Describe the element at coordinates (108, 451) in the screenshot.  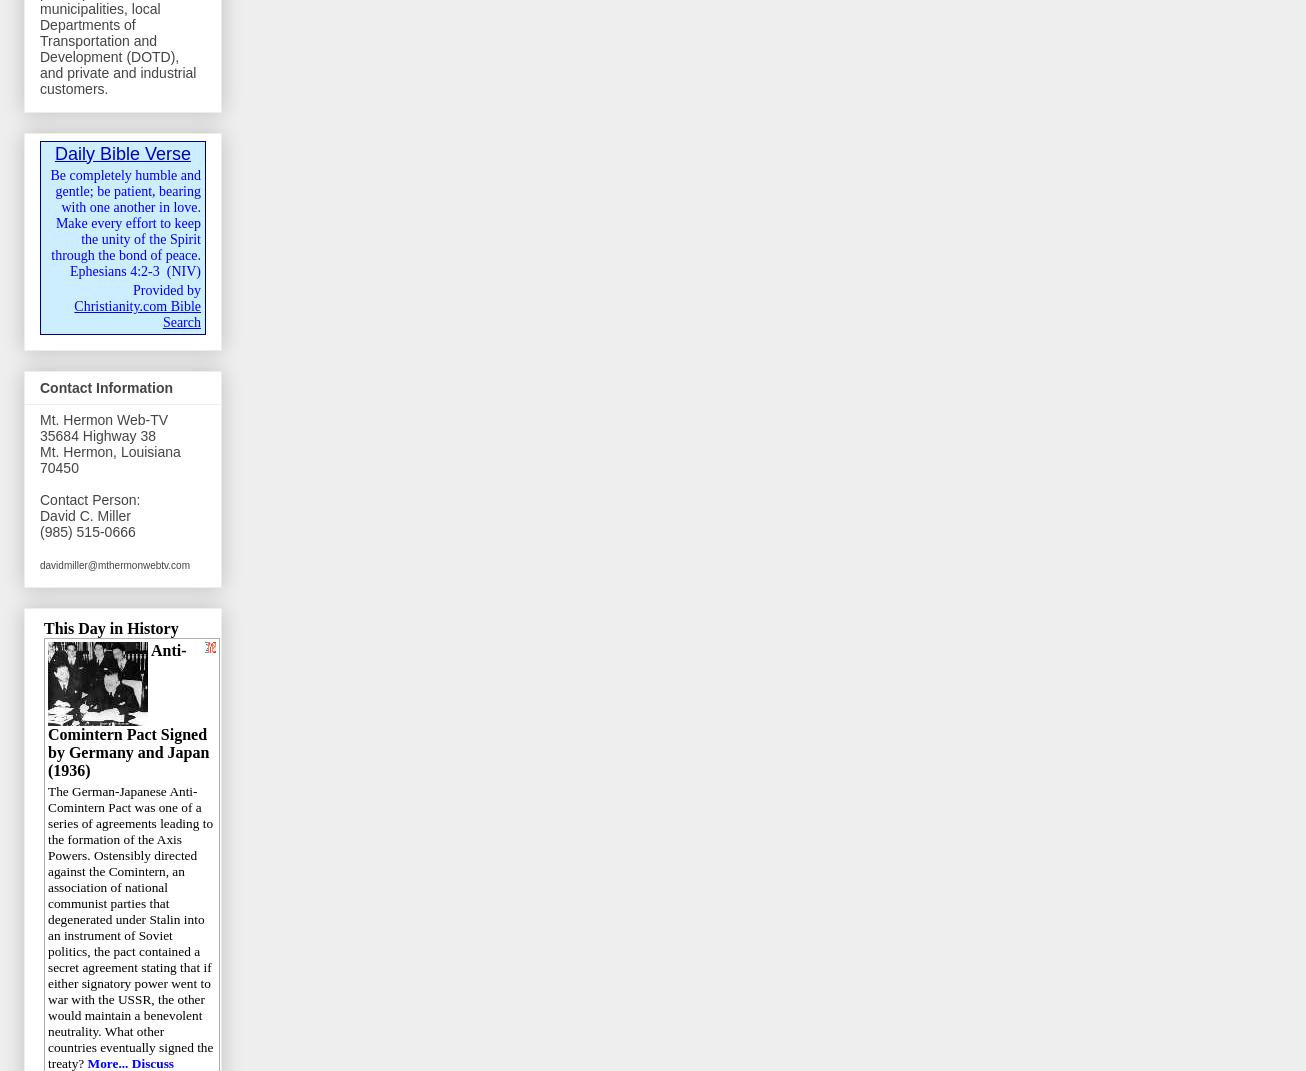
I see `'Mt. Hermon, Louisiana'` at that location.